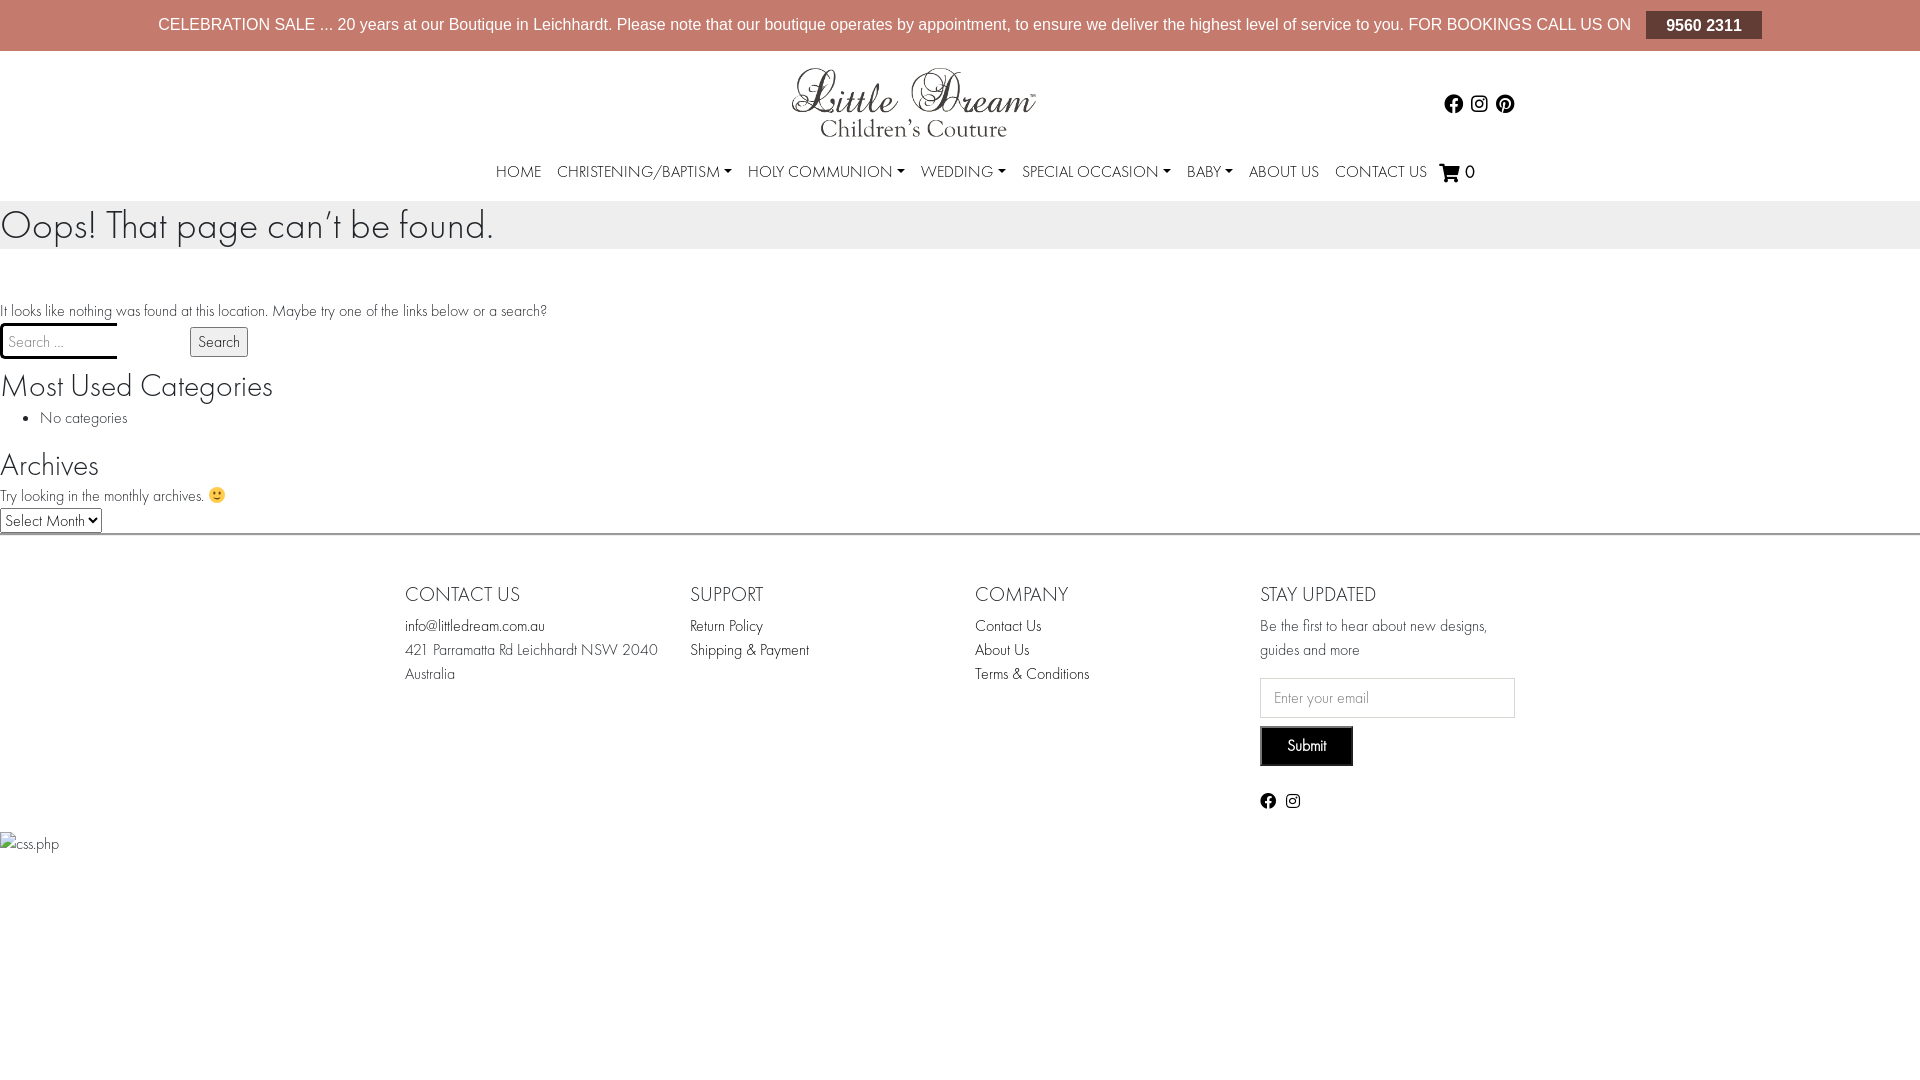  What do you see at coordinates (1380, 171) in the screenshot?
I see `'CONTACT US'` at bounding box center [1380, 171].